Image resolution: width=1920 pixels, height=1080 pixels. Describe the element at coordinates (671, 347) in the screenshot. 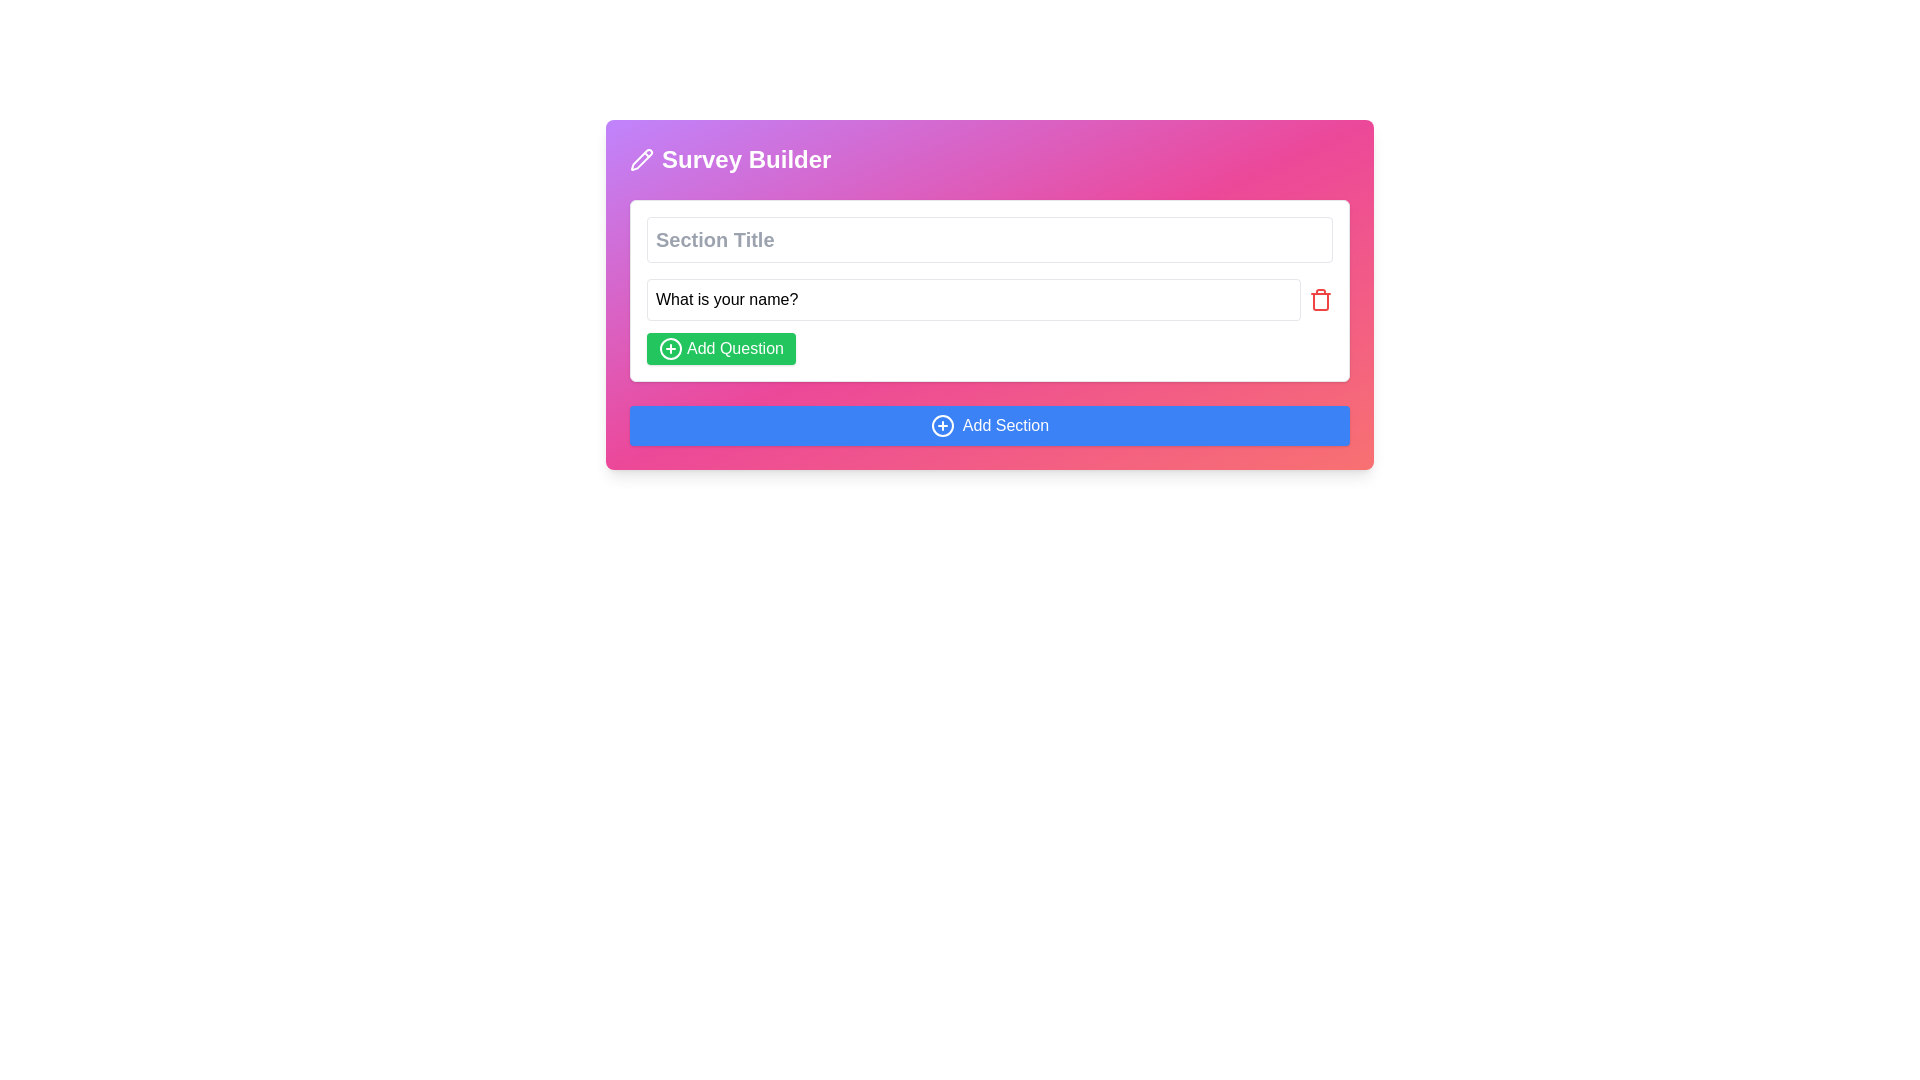

I see `the icon located on the left side of the green button labeled 'Add Question'` at that location.